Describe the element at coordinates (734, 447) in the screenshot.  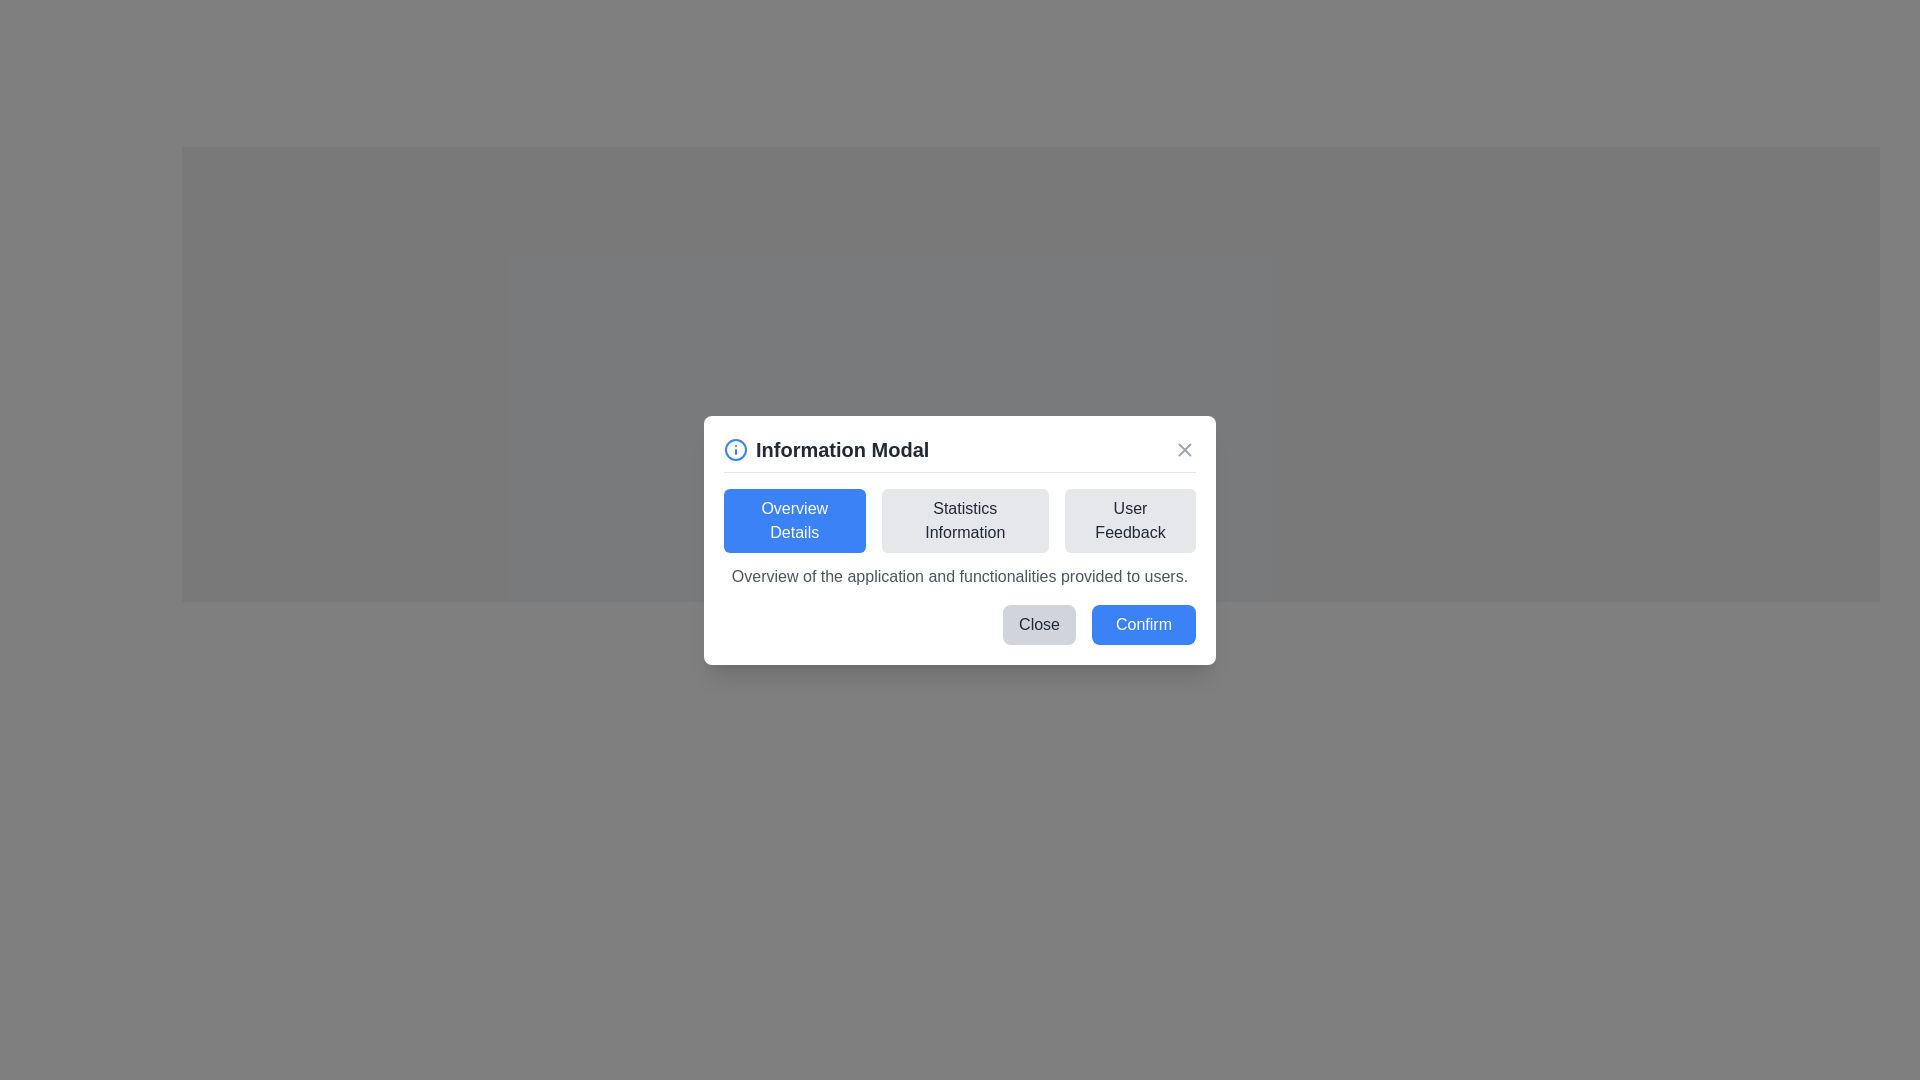
I see `the blue circular information icon located on the left side of the header of the Information Modal, preceding the text 'Information Modal'` at that location.